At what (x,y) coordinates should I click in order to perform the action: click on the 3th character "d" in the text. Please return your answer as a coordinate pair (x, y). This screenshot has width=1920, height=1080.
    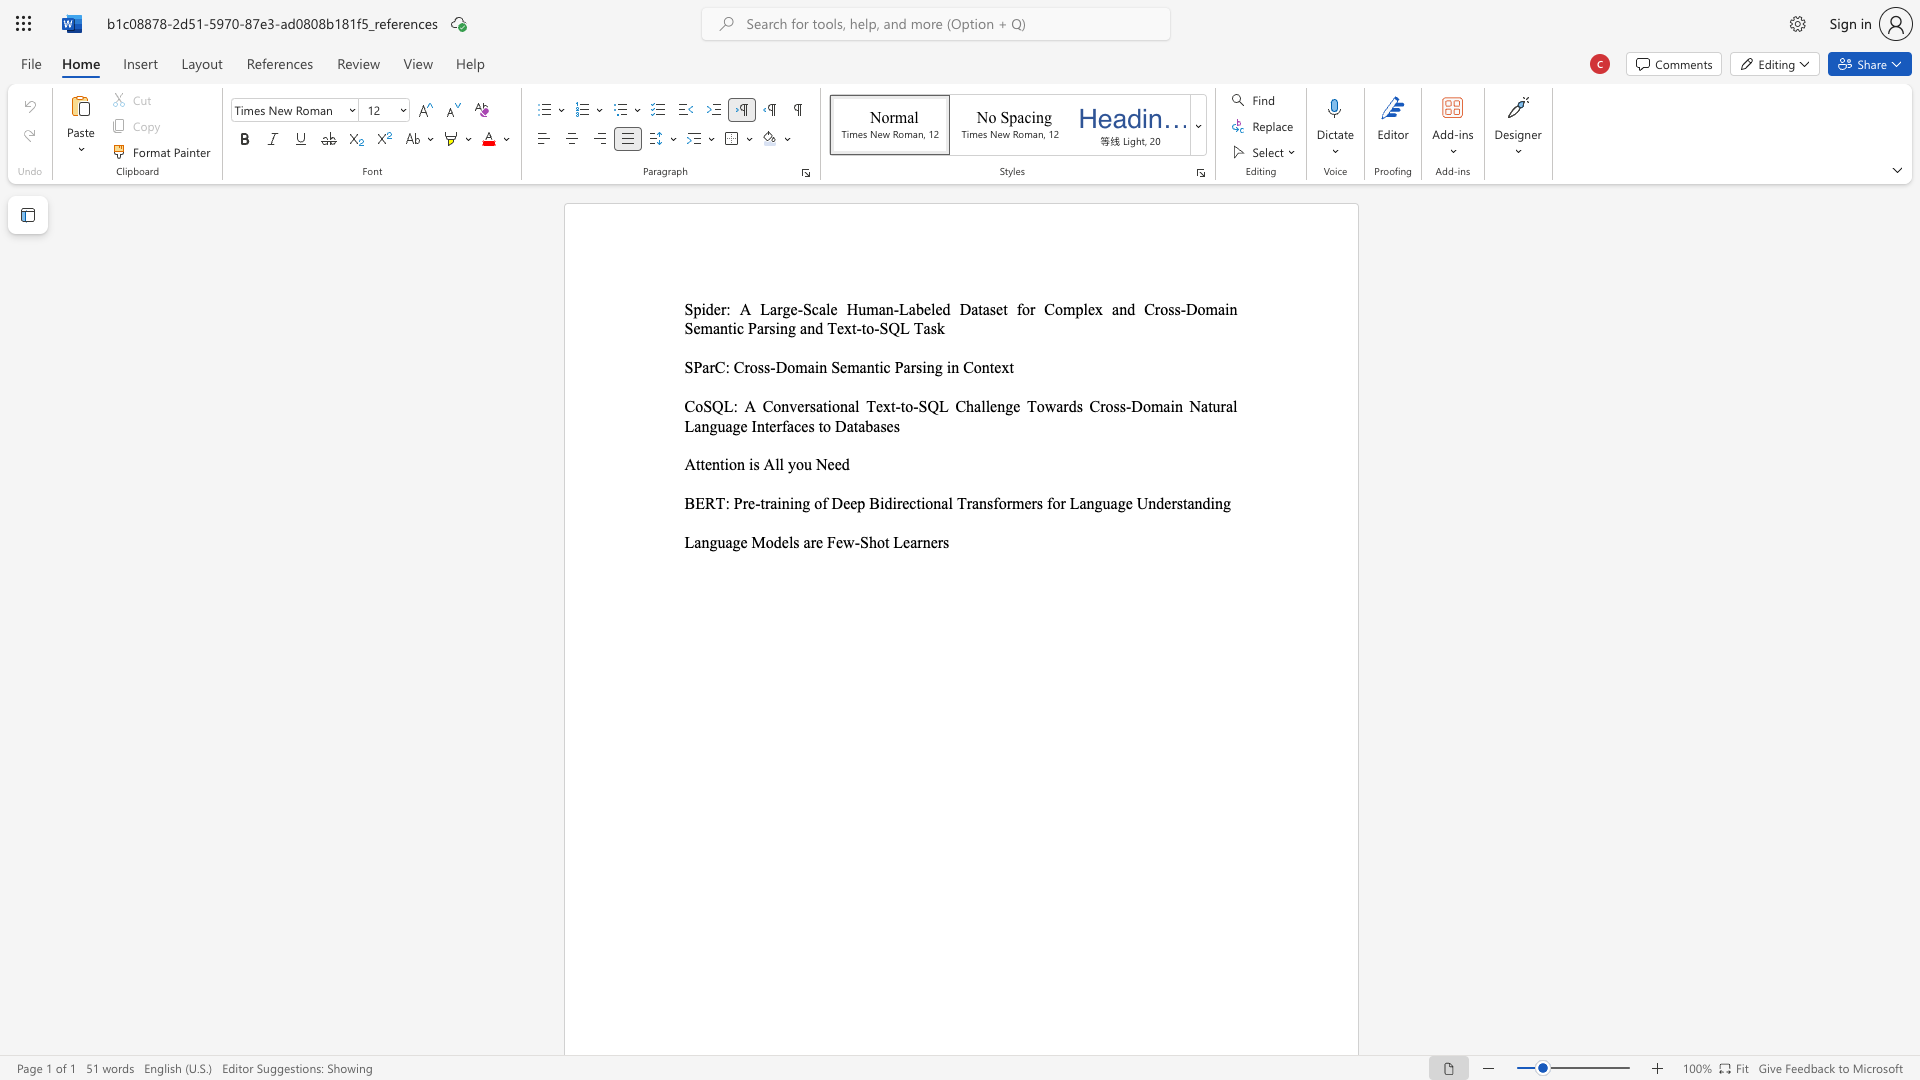
    Looking at the image, I should click on (1205, 502).